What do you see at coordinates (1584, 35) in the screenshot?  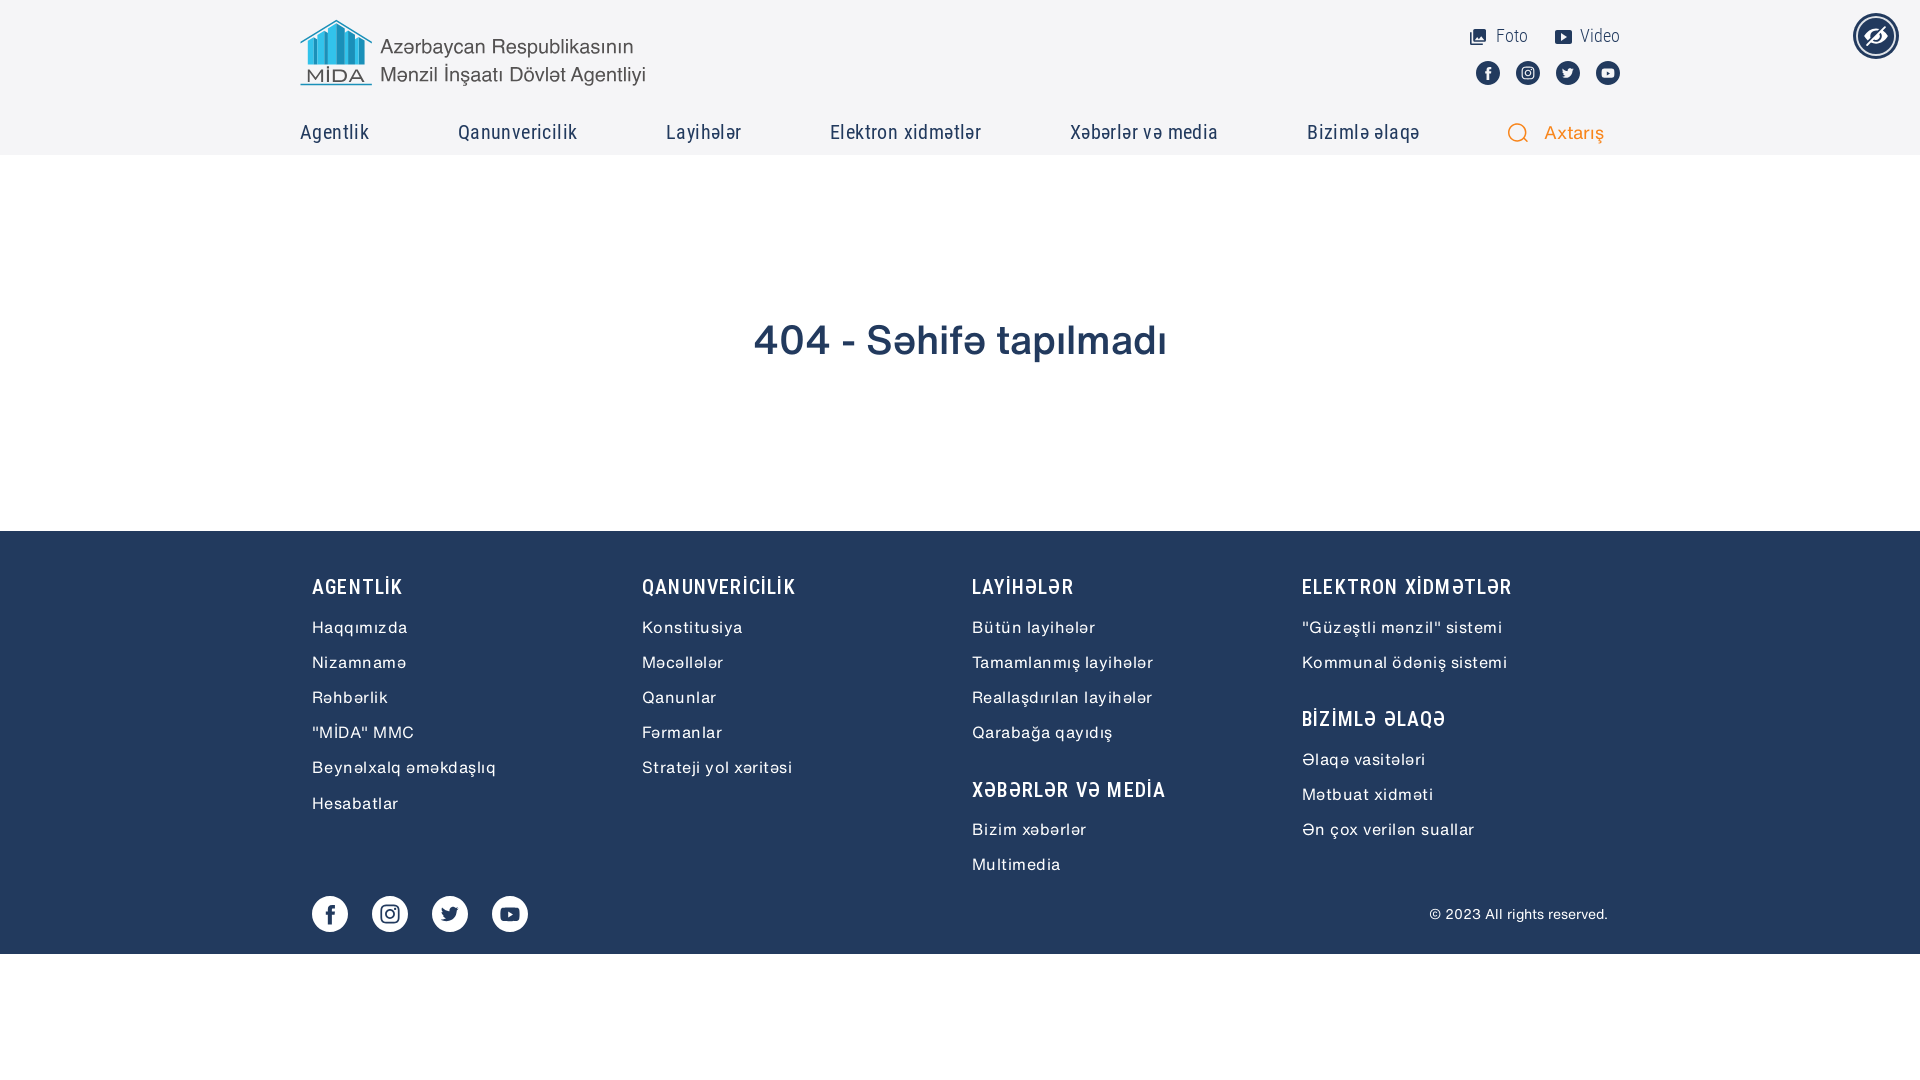 I see `'Video'` at bounding box center [1584, 35].